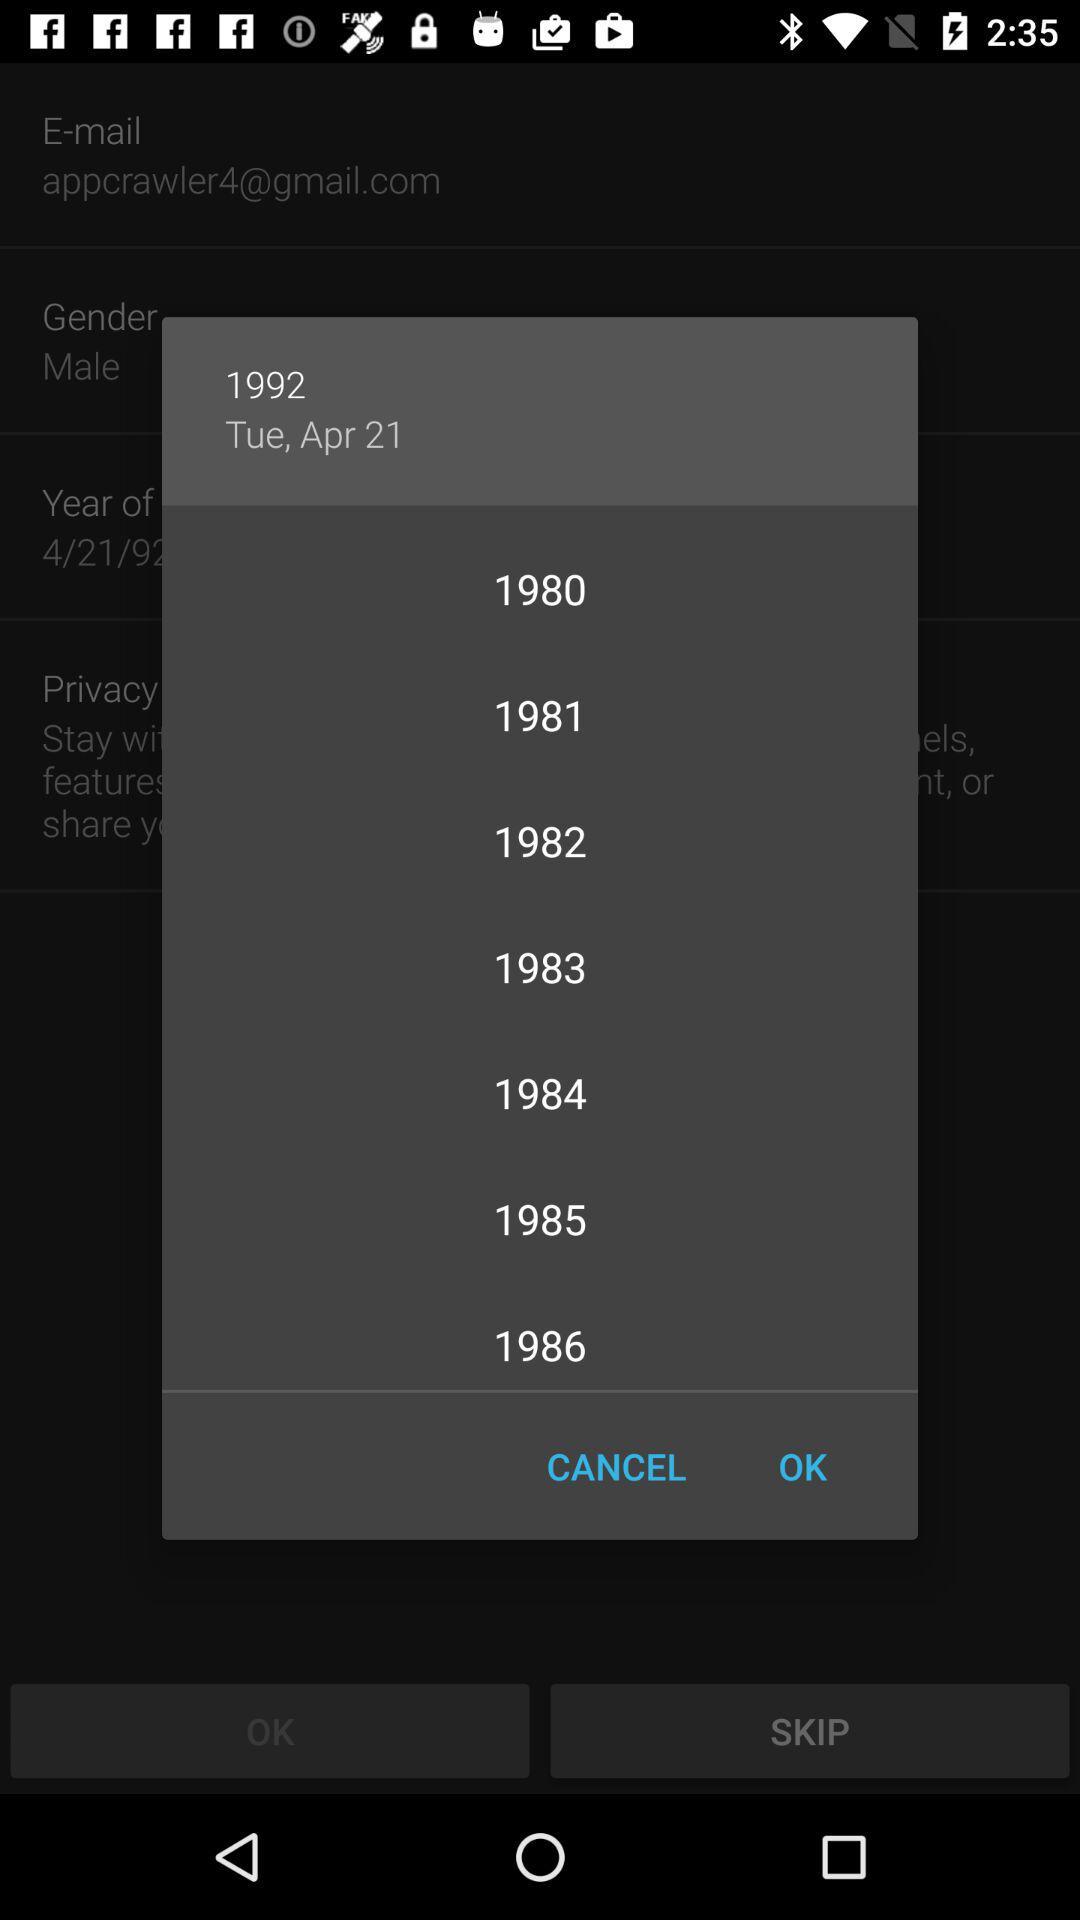 This screenshot has width=1080, height=1920. What do you see at coordinates (801, 1466) in the screenshot?
I see `the ok icon` at bounding box center [801, 1466].